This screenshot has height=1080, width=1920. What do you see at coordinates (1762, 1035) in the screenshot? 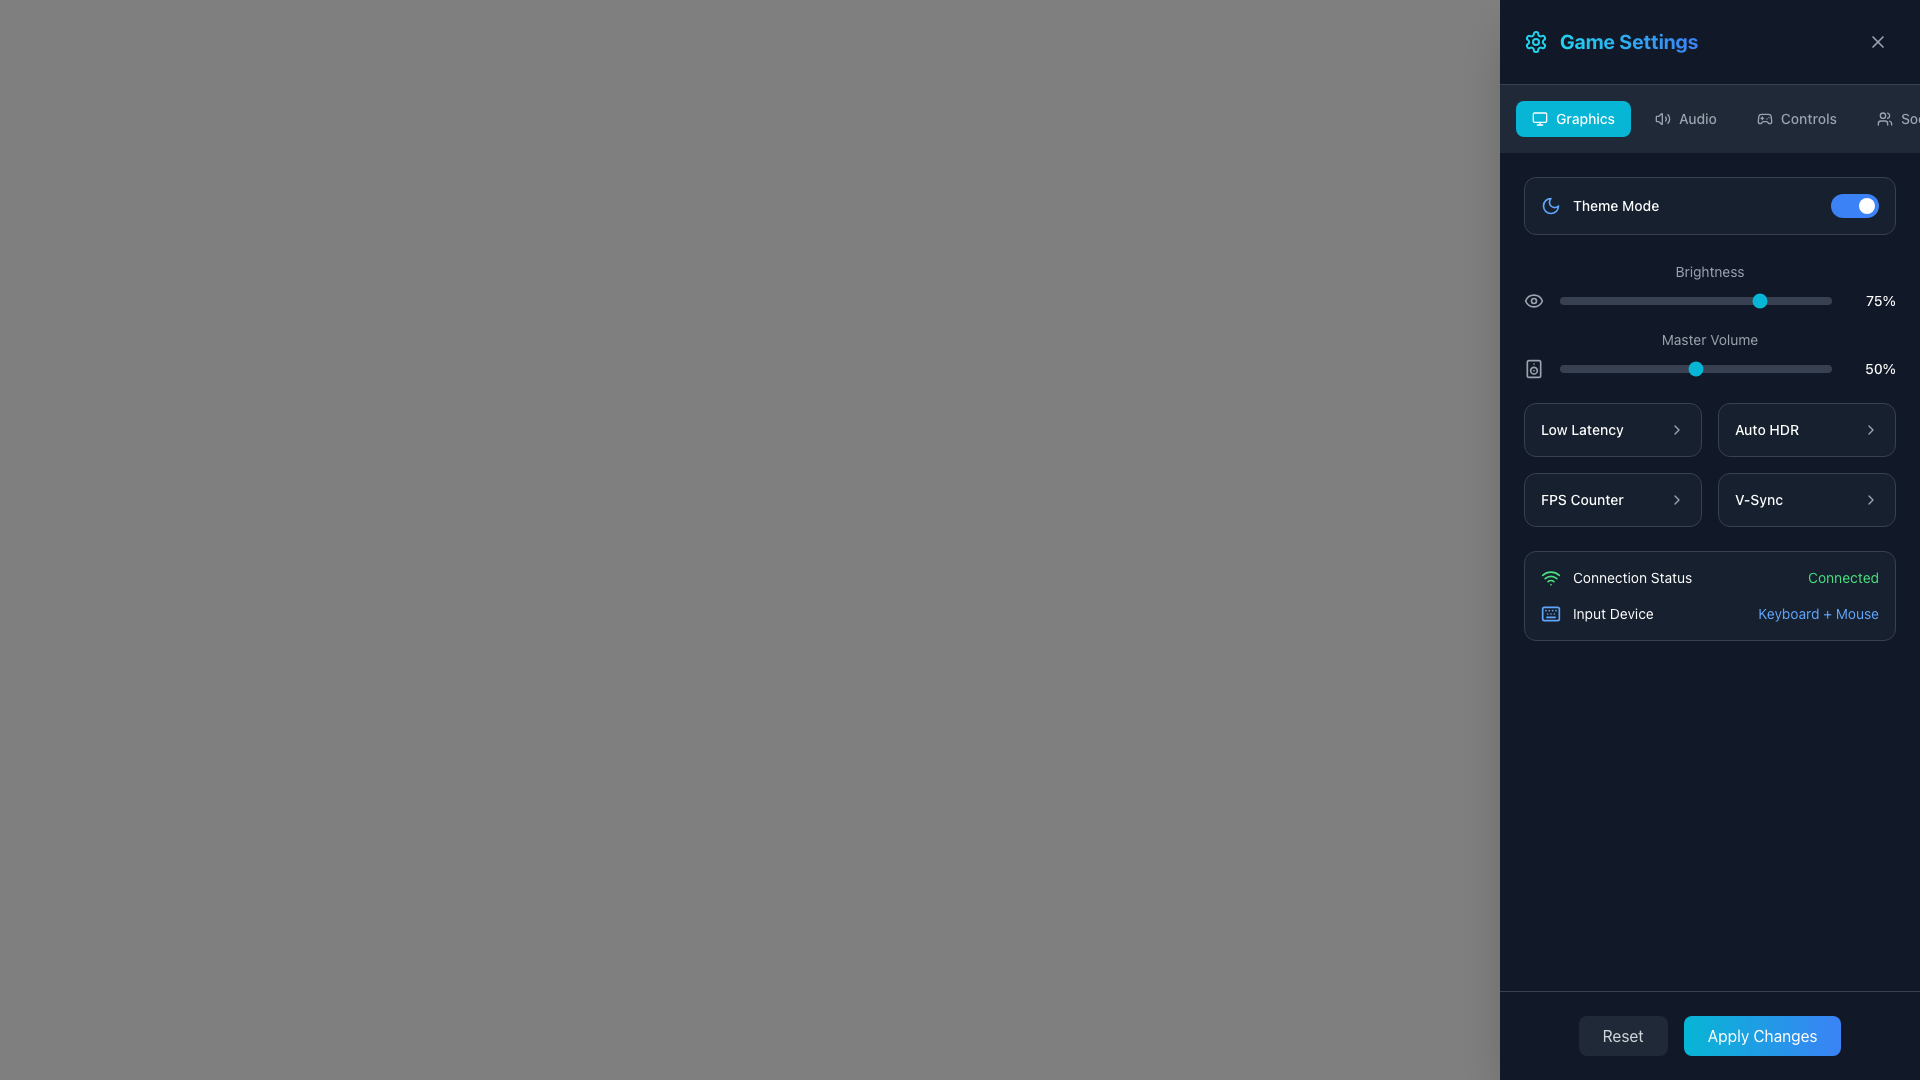
I see `the button located at the bottom-right section of the interface` at bounding box center [1762, 1035].